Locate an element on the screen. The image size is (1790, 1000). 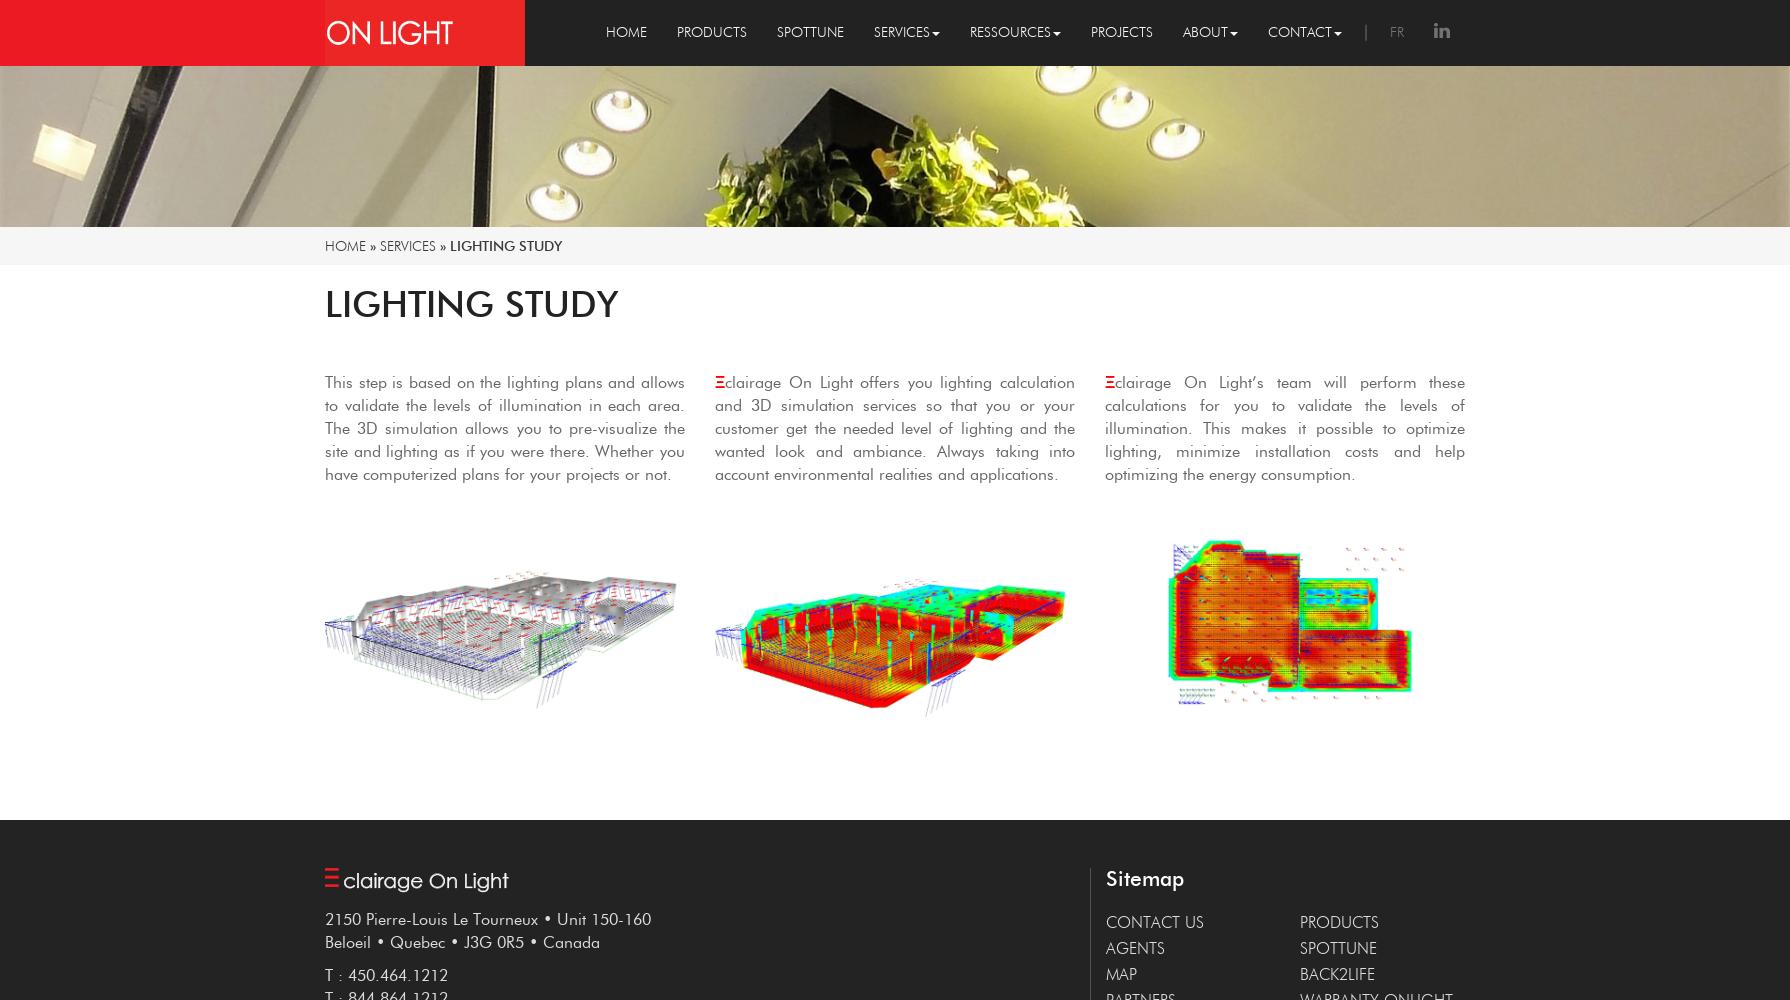
'2150 Pierre-Louis Le Tourneux • Unit 150-160' is located at coordinates (486, 919).